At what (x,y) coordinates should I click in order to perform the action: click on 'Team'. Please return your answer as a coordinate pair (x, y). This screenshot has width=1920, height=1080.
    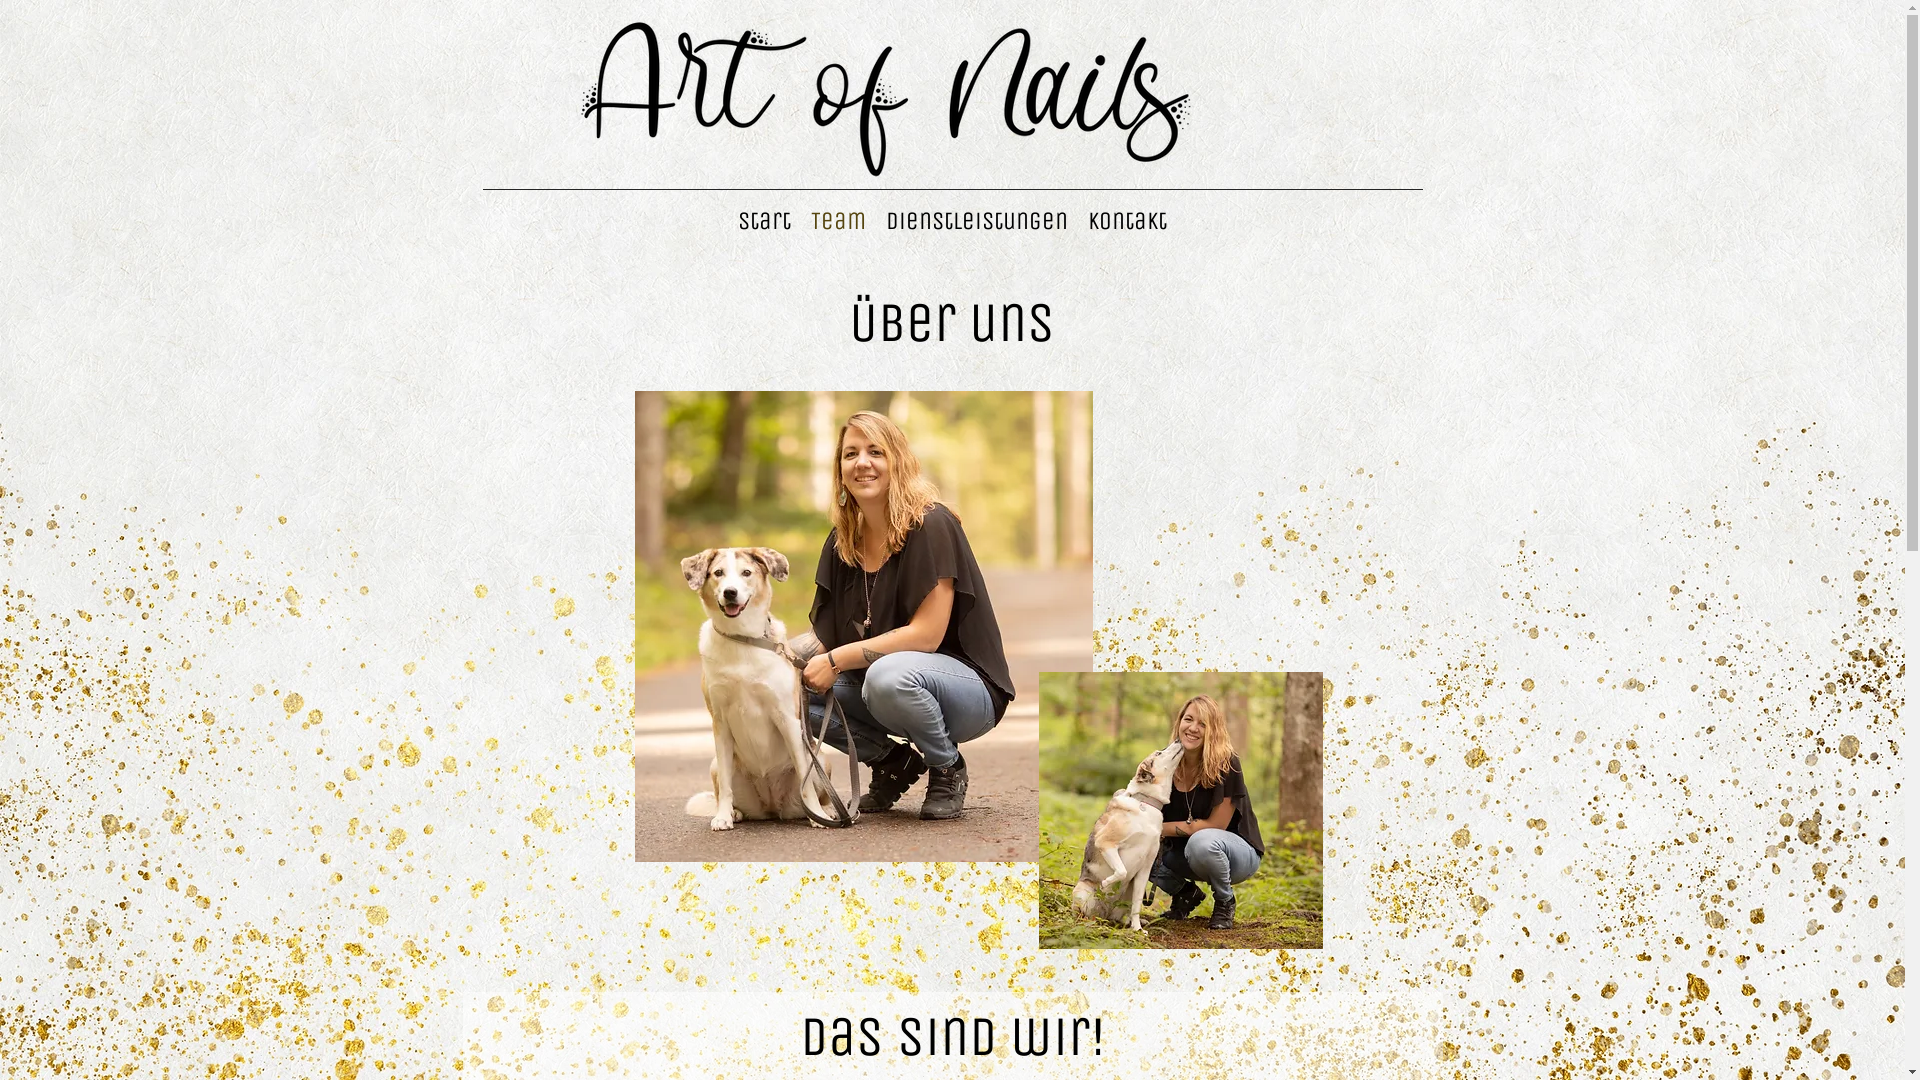
    Looking at the image, I should click on (838, 220).